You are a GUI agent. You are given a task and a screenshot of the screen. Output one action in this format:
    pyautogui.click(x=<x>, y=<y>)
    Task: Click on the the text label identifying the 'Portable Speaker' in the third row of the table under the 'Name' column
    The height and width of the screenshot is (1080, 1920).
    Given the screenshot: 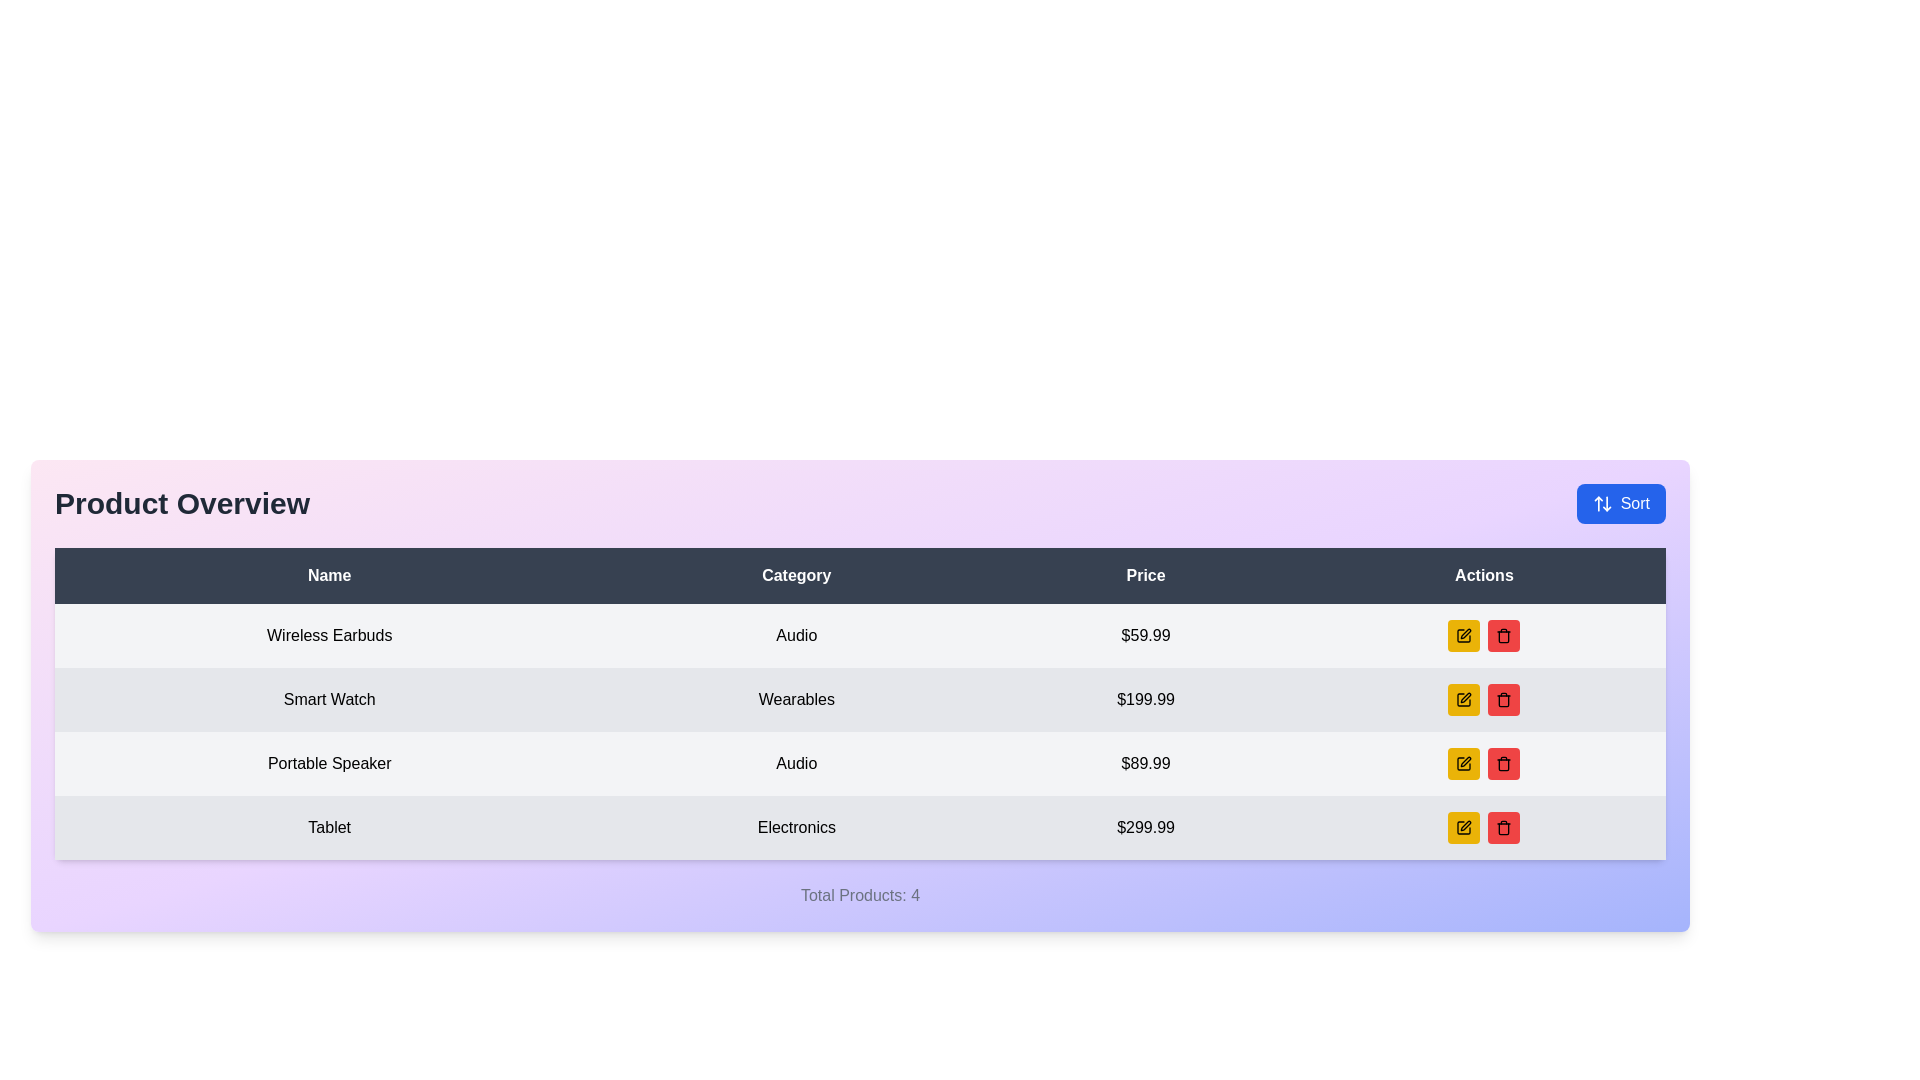 What is the action you would take?
    pyautogui.click(x=329, y=763)
    